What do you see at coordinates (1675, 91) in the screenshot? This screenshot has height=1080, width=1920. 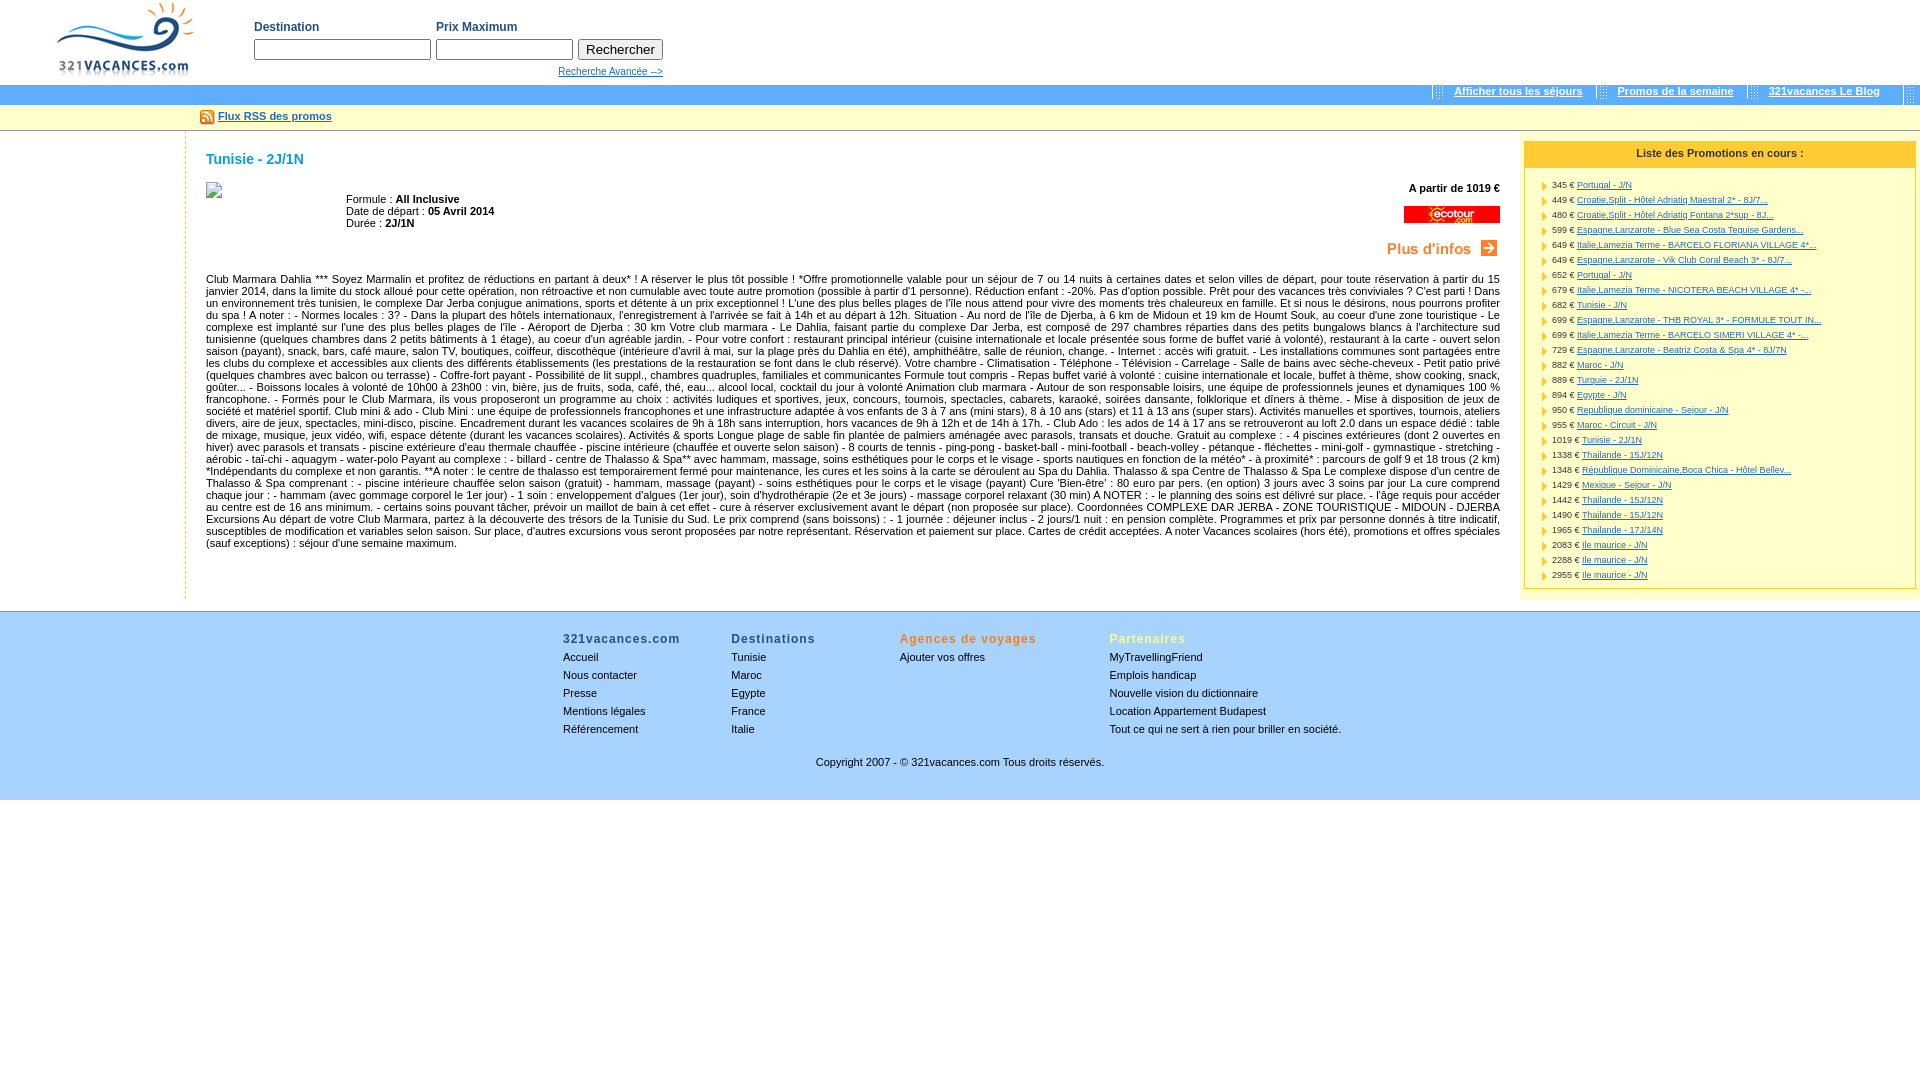 I see `'Promos de la semaine'` at bounding box center [1675, 91].